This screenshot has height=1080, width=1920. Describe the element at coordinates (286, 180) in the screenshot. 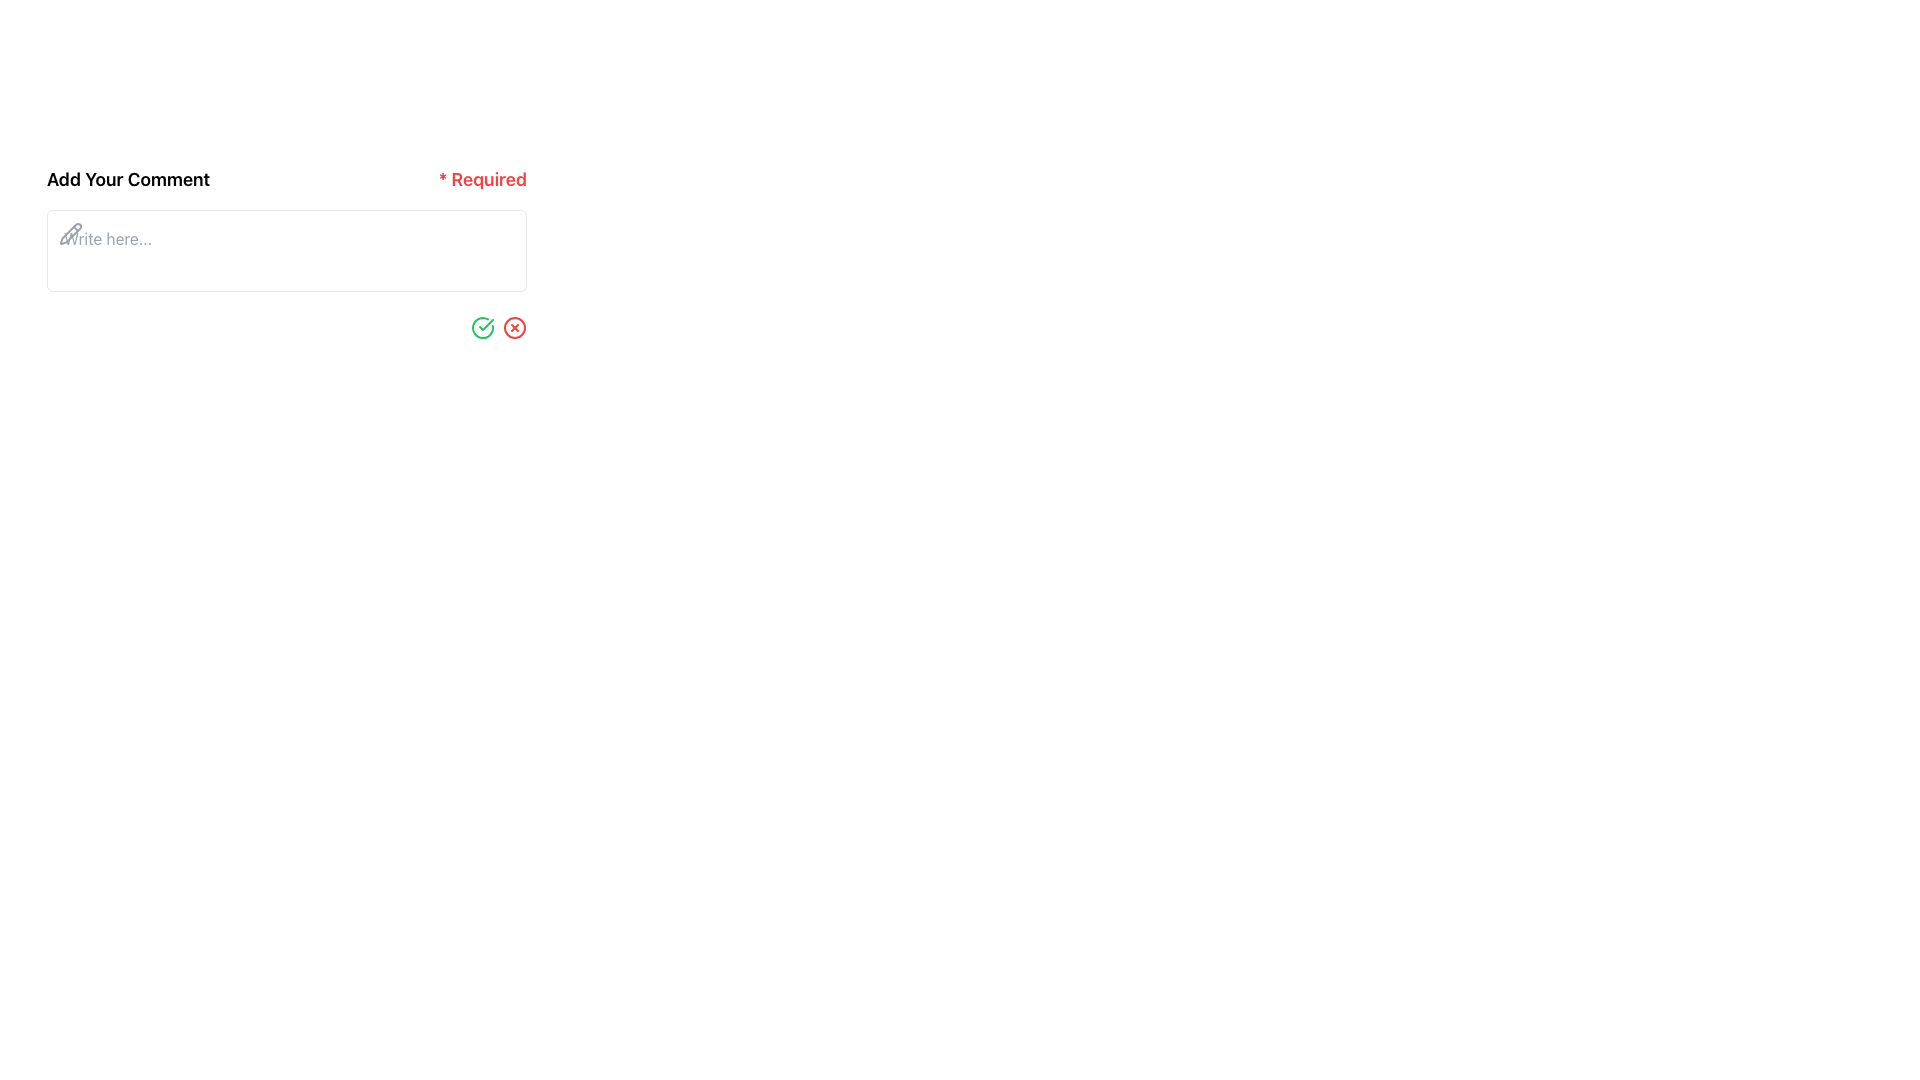

I see `the heading text element that displays 'Add Your Comment* Required', which is prominently positioned at the top of the form layout with a bold font on the left and '* Required' in red on the right` at that location.